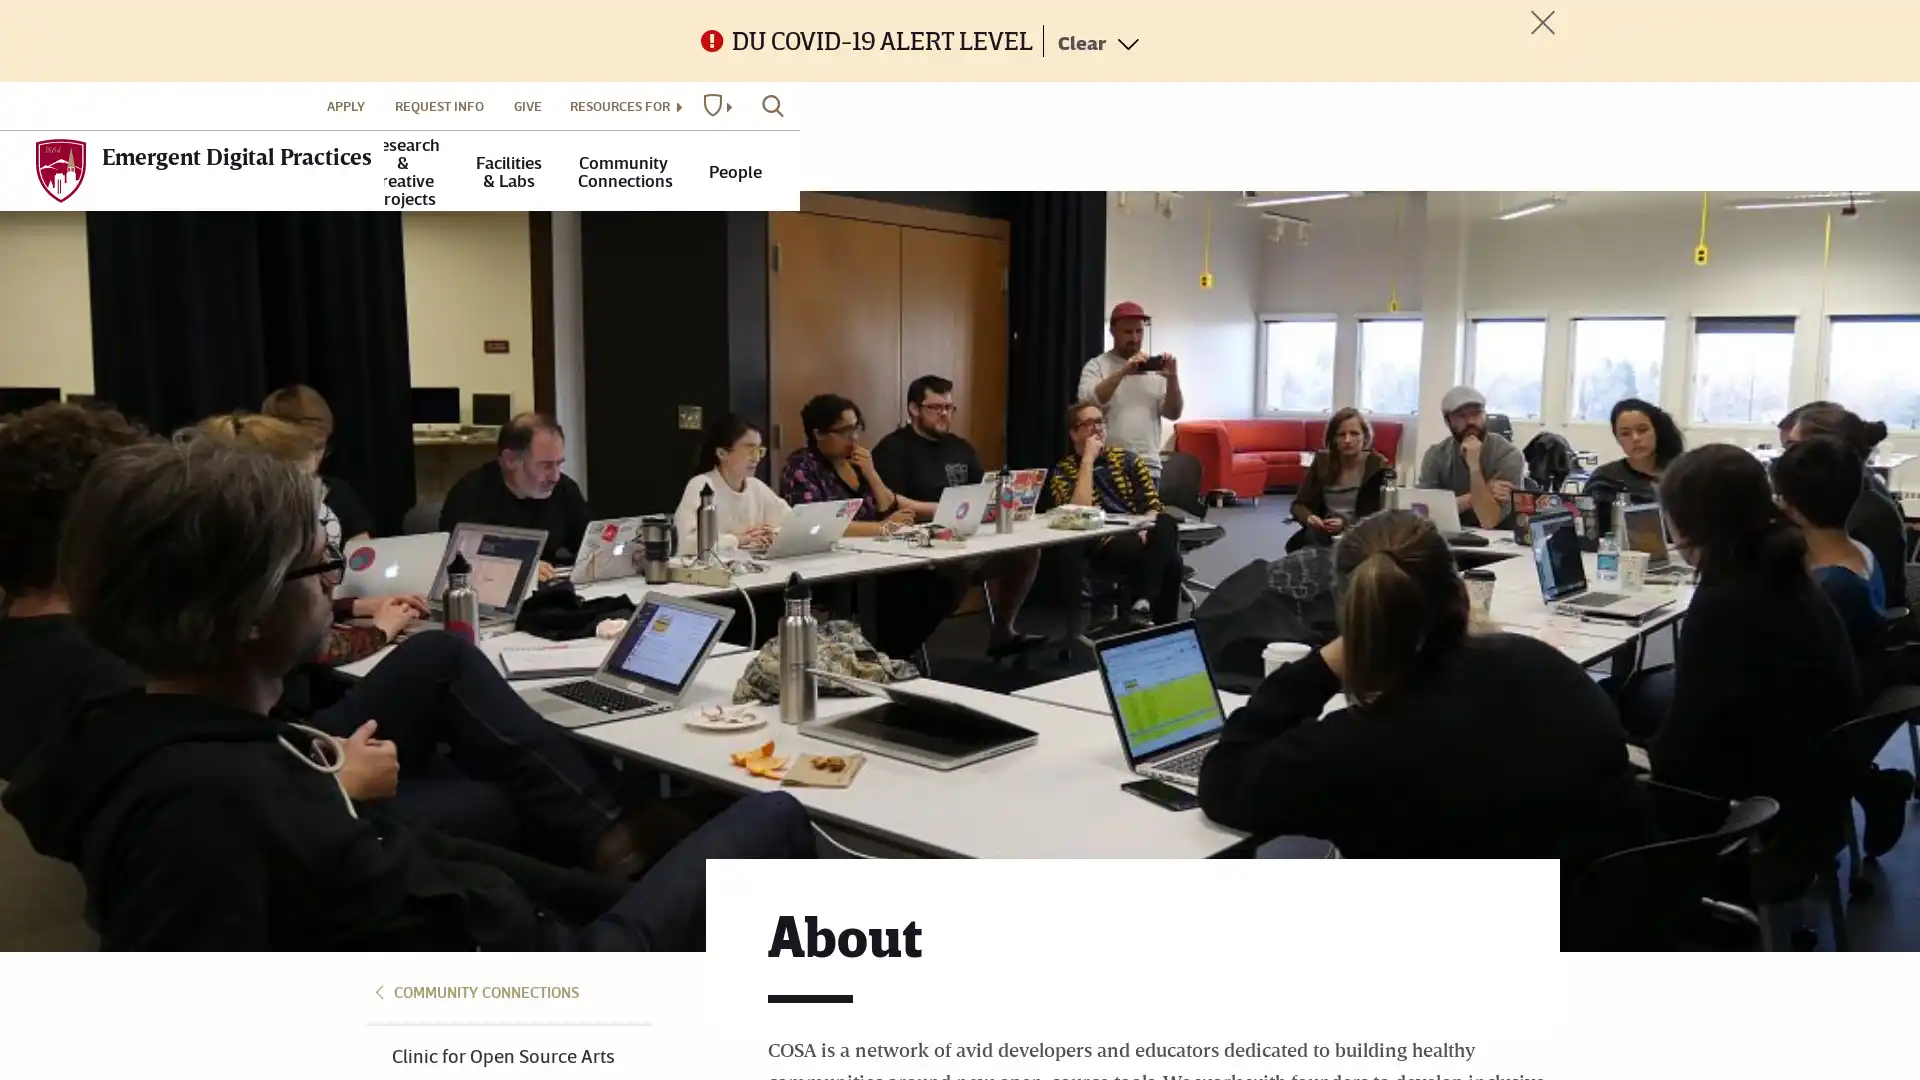 This screenshot has width=1920, height=1080. Describe the element at coordinates (1531, 105) in the screenshot. I see `SEARCH` at that location.